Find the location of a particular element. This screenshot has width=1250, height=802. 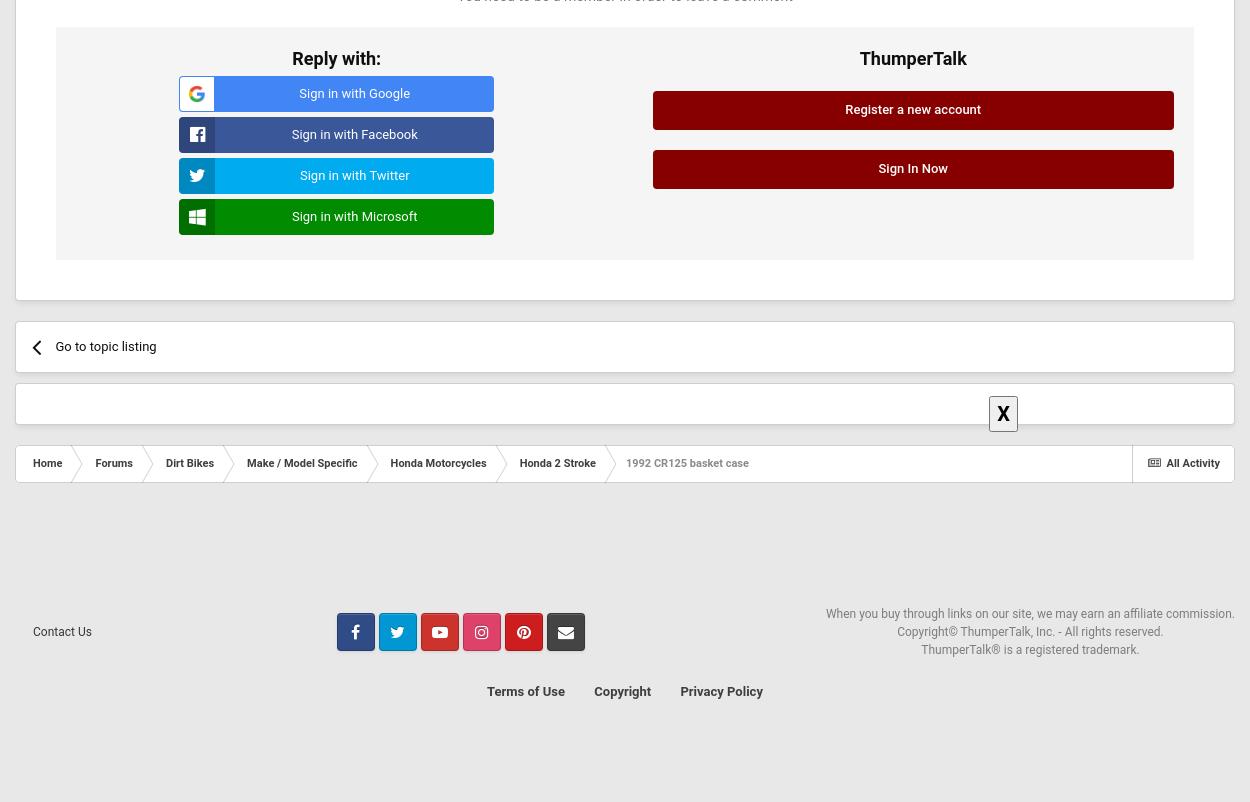

'Sign in with Twitter' is located at coordinates (353, 175).